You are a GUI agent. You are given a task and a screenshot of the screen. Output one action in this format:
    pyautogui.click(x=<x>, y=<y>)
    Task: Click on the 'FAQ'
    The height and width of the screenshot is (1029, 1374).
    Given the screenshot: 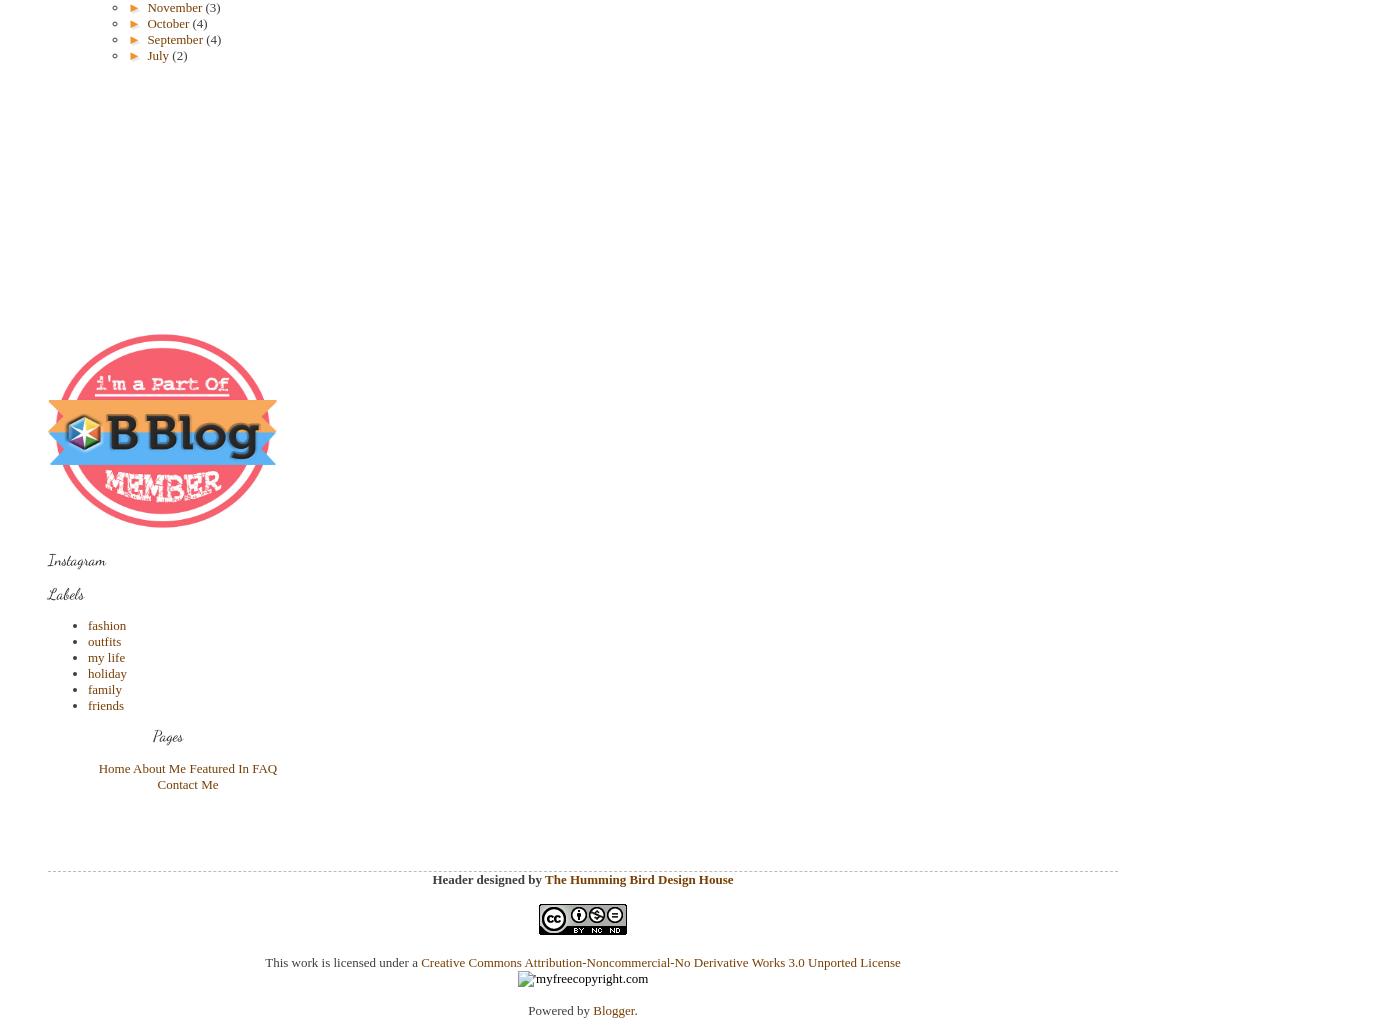 What is the action you would take?
    pyautogui.click(x=263, y=767)
    